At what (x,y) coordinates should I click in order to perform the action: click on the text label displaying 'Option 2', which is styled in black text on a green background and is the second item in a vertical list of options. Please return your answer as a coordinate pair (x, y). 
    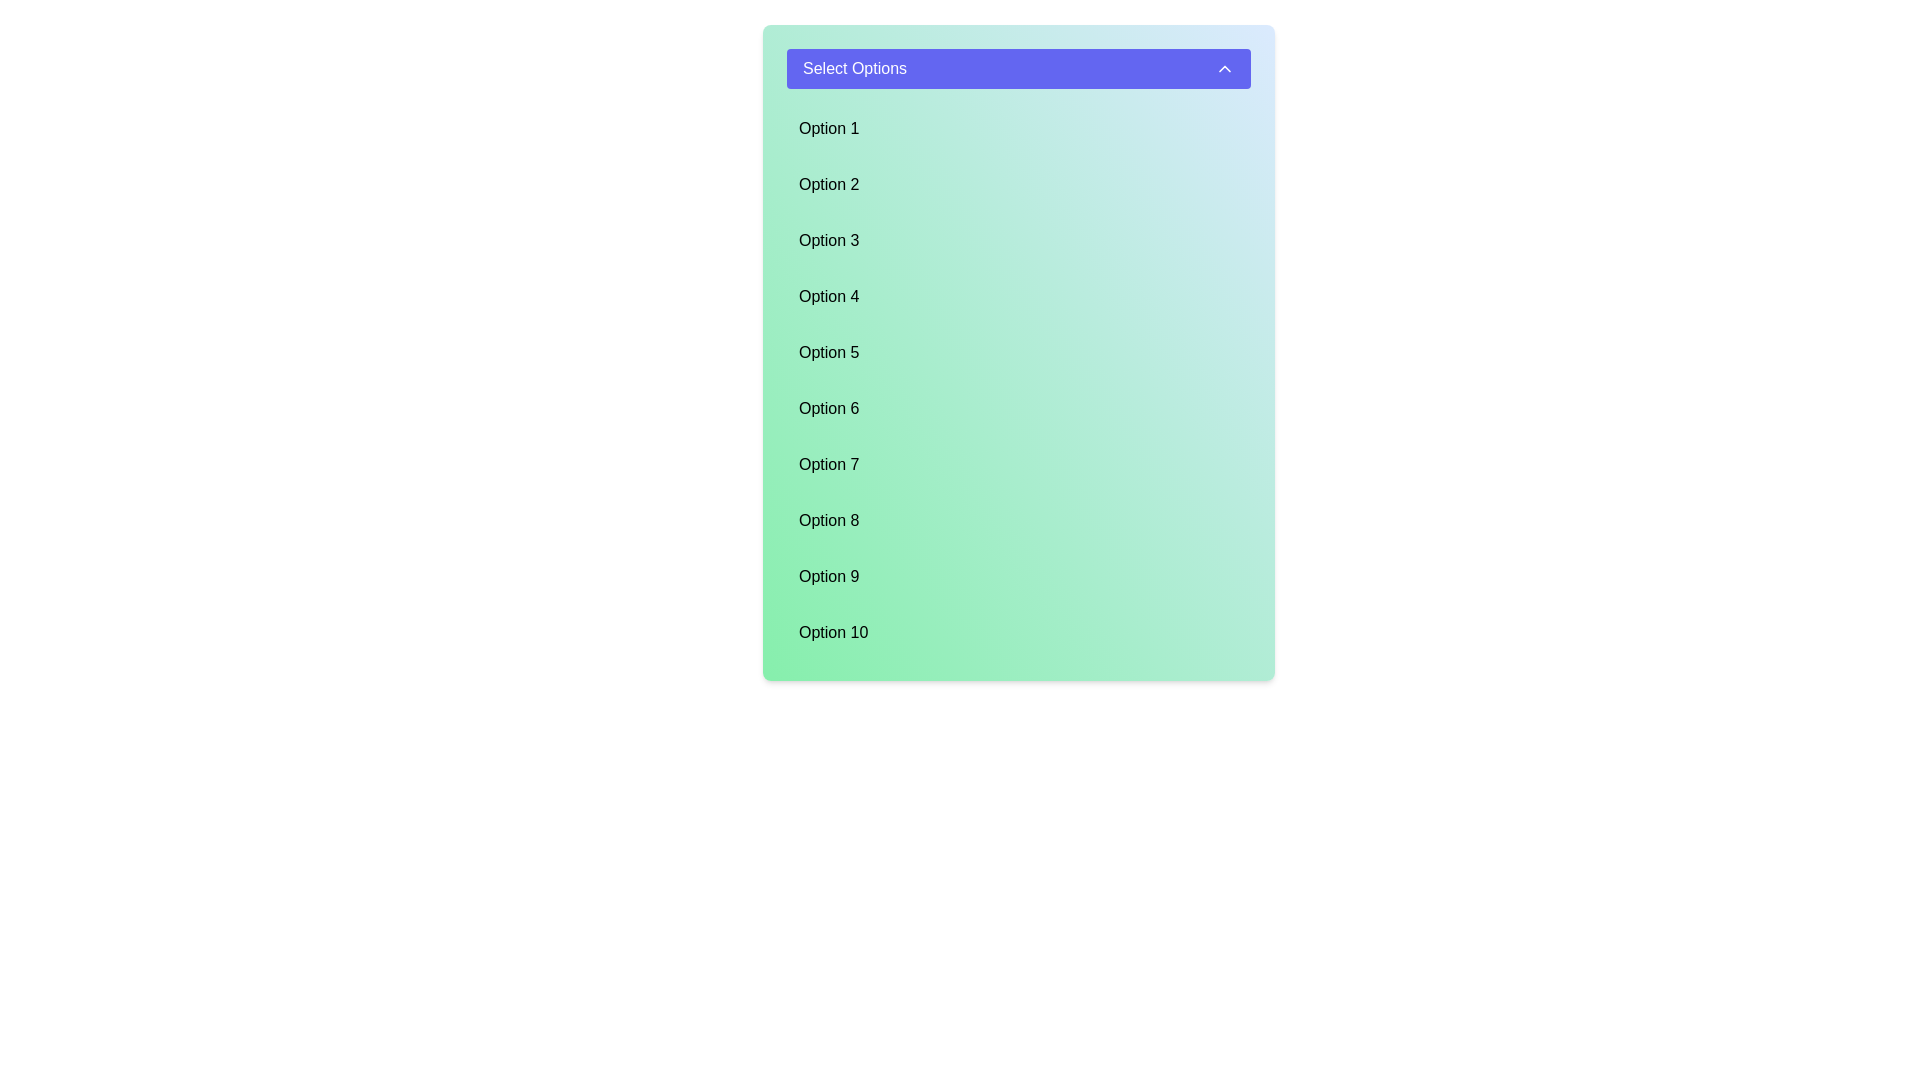
    Looking at the image, I should click on (829, 185).